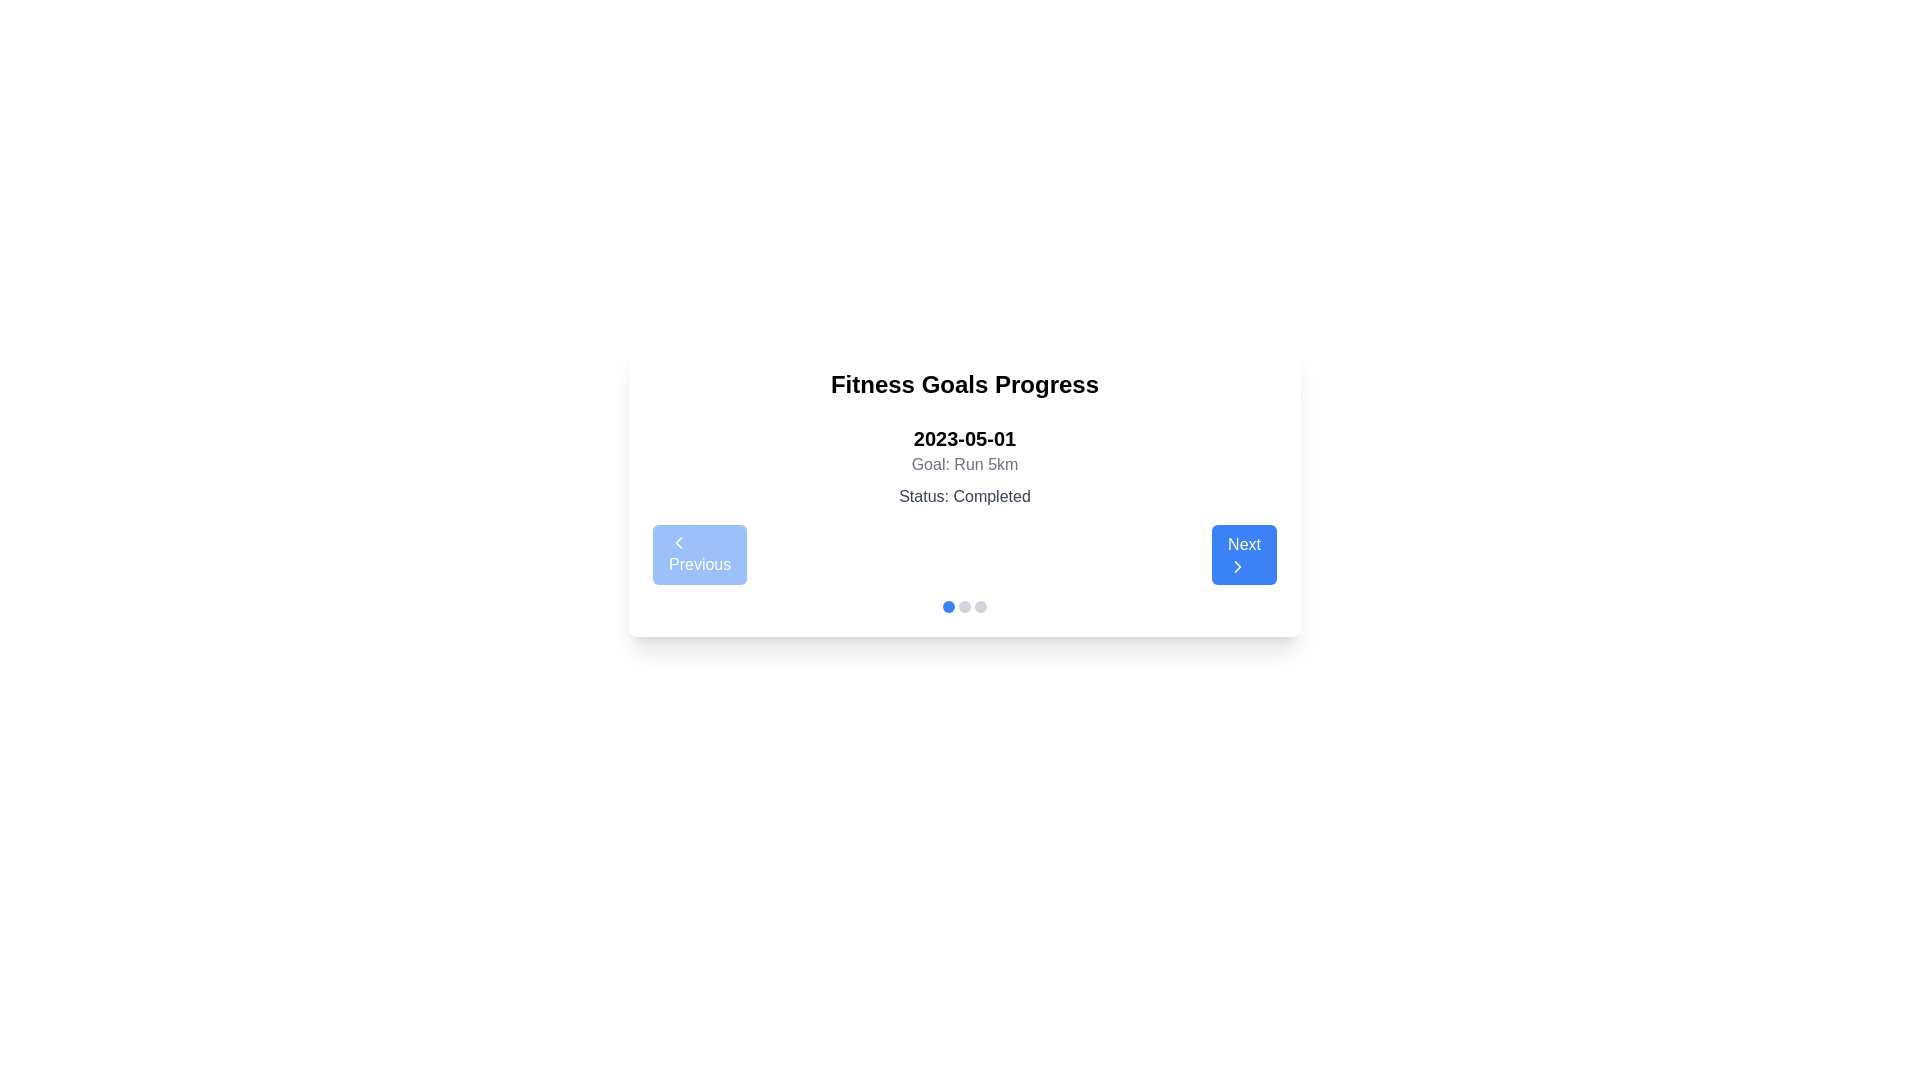  What do you see at coordinates (1242, 555) in the screenshot?
I see `'Next' button to display the next fitness goal details` at bounding box center [1242, 555].